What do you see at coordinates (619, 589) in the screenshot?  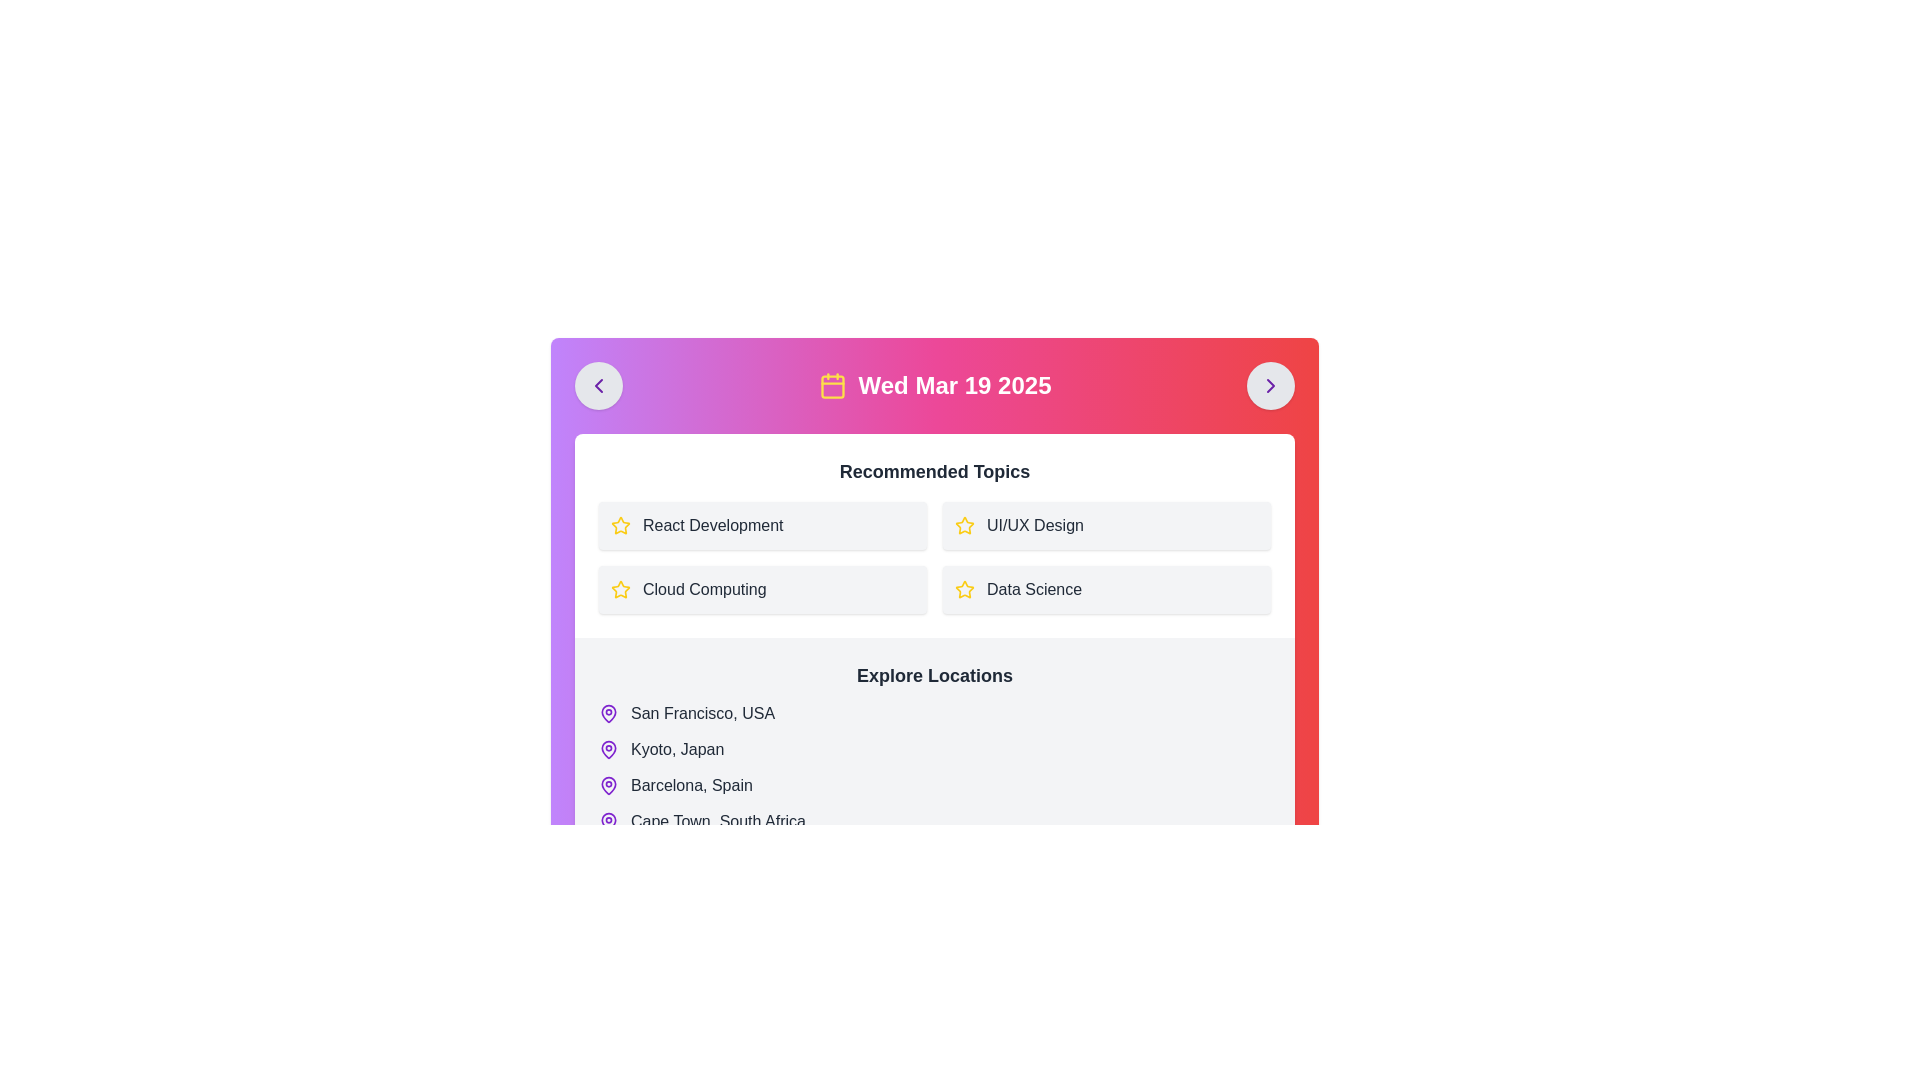 I see `the star-shaped icon with a yellow outline in the 'Cloud Computing' section of the 'Recommended Topics' group` at bounding box center [619, 589].